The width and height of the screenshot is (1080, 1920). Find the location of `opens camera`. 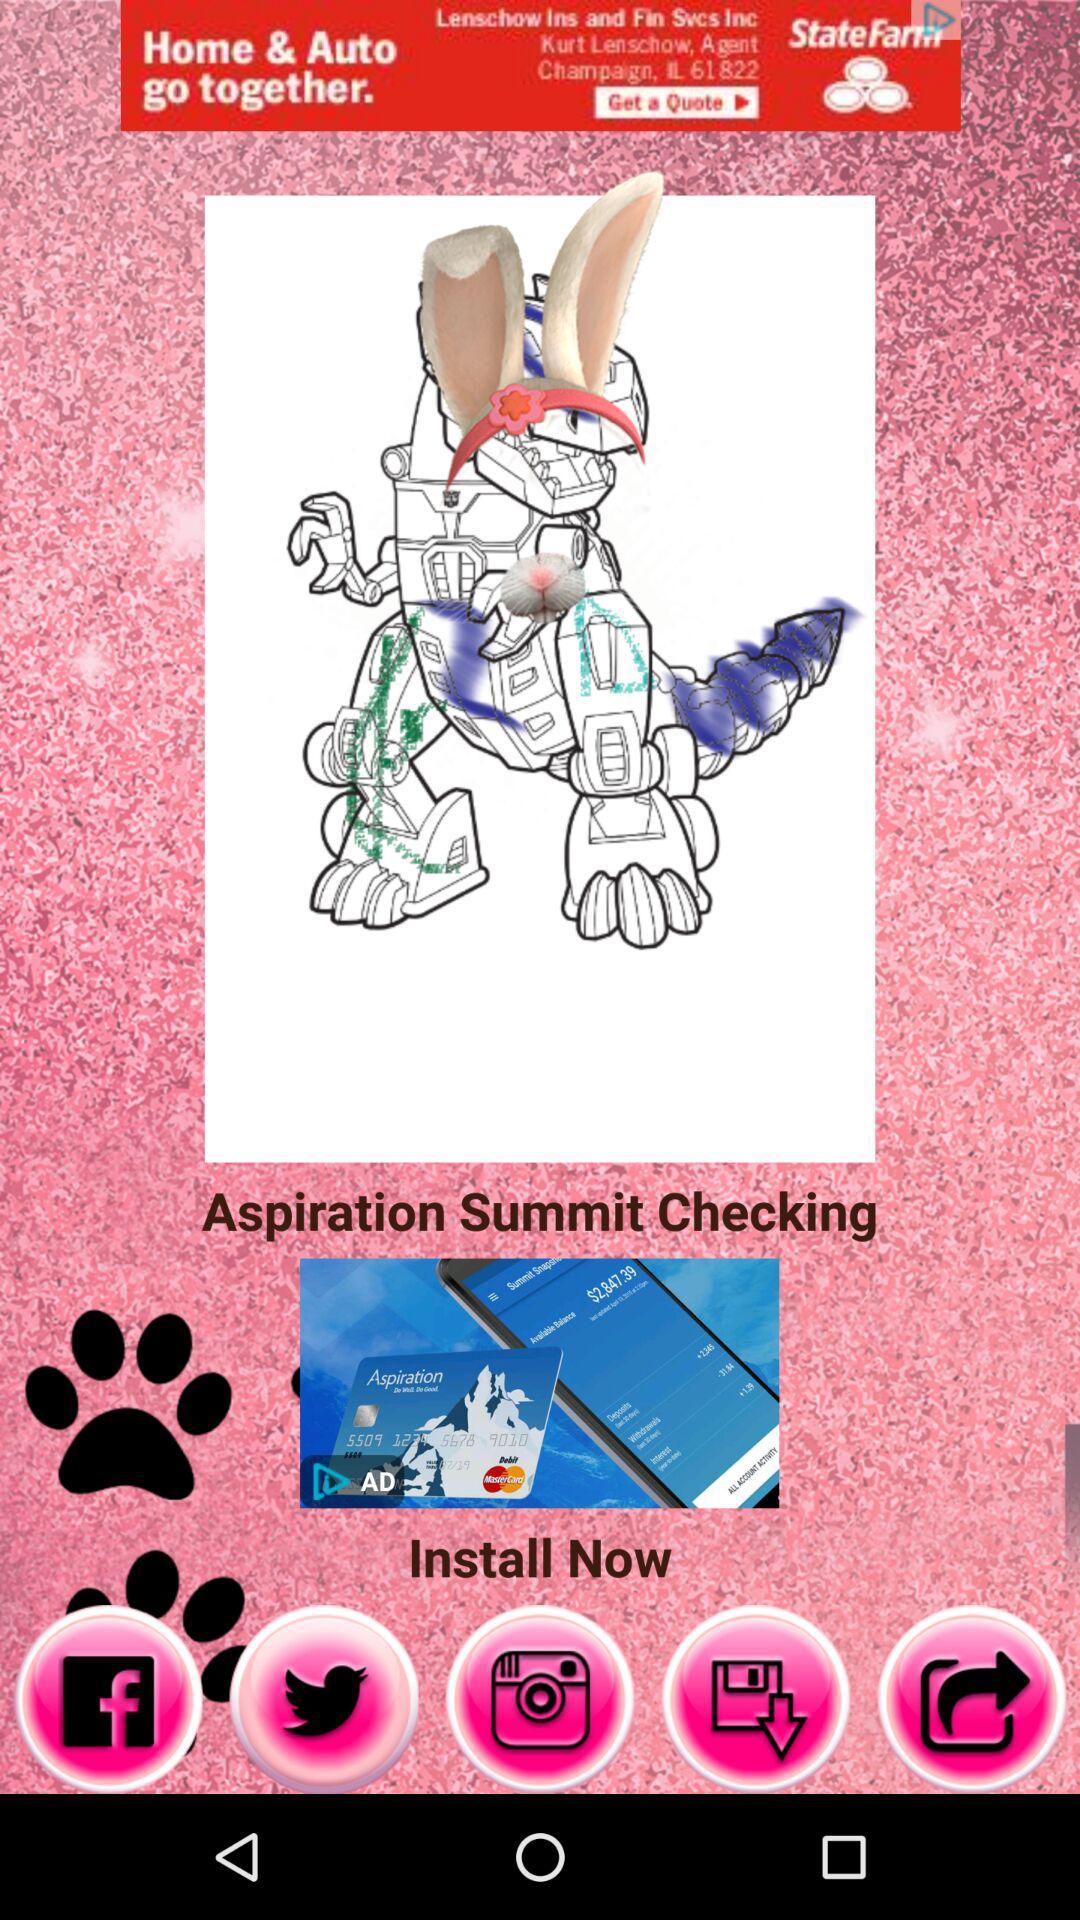

opens camera is located at coordinates (540, 1698).